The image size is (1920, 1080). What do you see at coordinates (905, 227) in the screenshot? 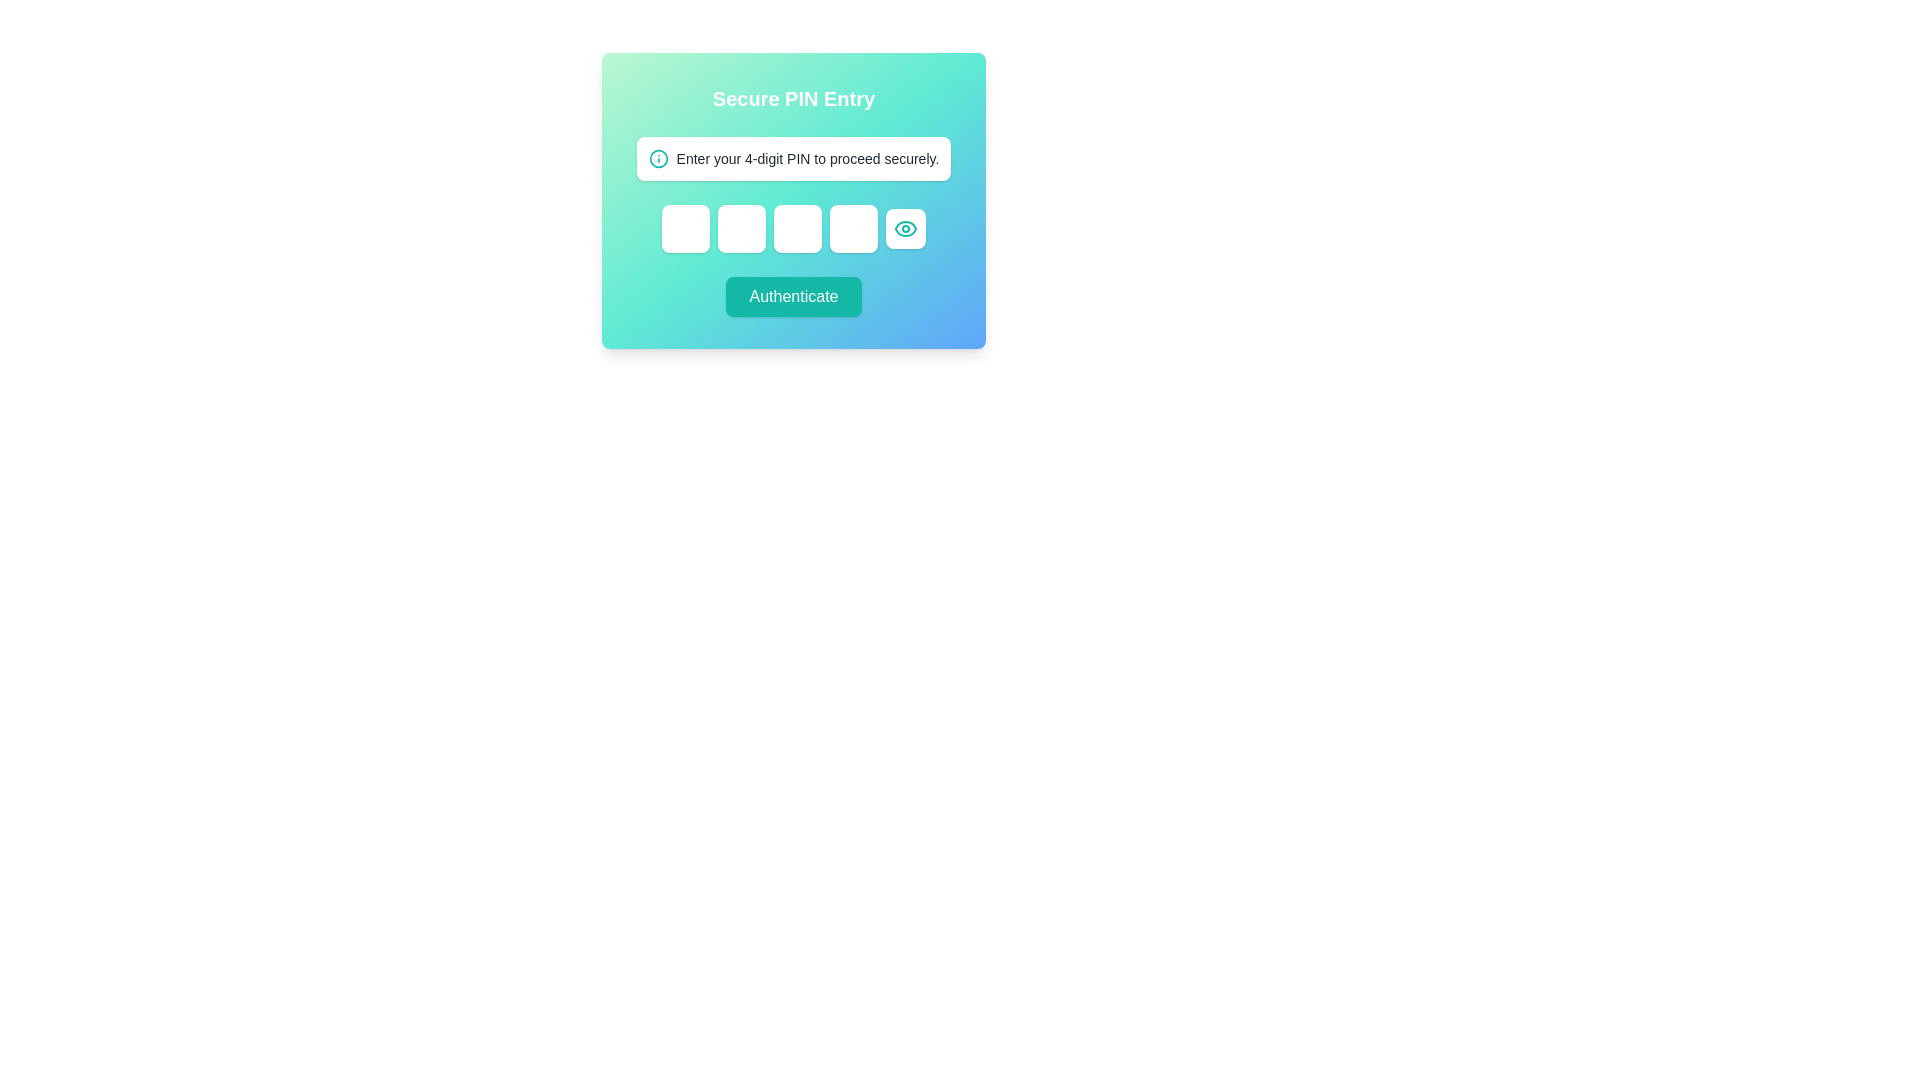
I see `the toggle visibility icon located to the right of the last PIN input field` at bounding box center [905, 227].